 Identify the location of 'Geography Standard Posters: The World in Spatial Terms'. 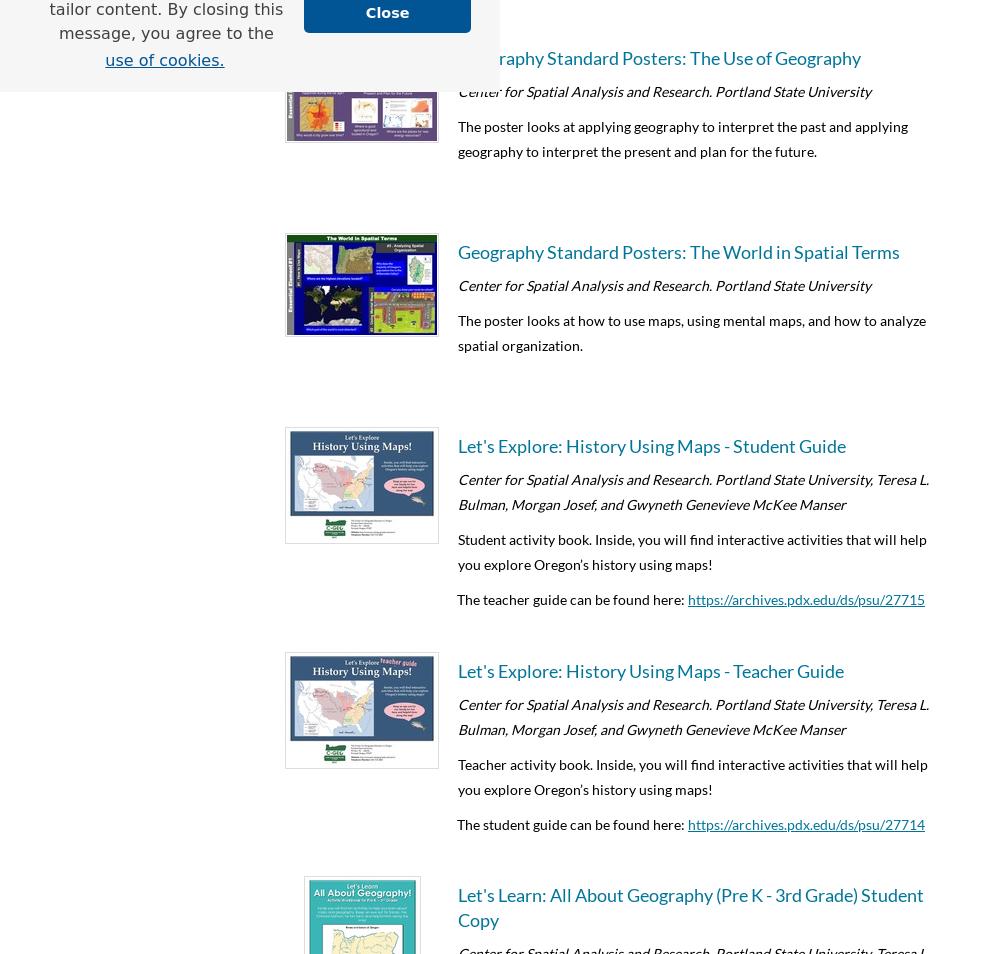
(678, 250).